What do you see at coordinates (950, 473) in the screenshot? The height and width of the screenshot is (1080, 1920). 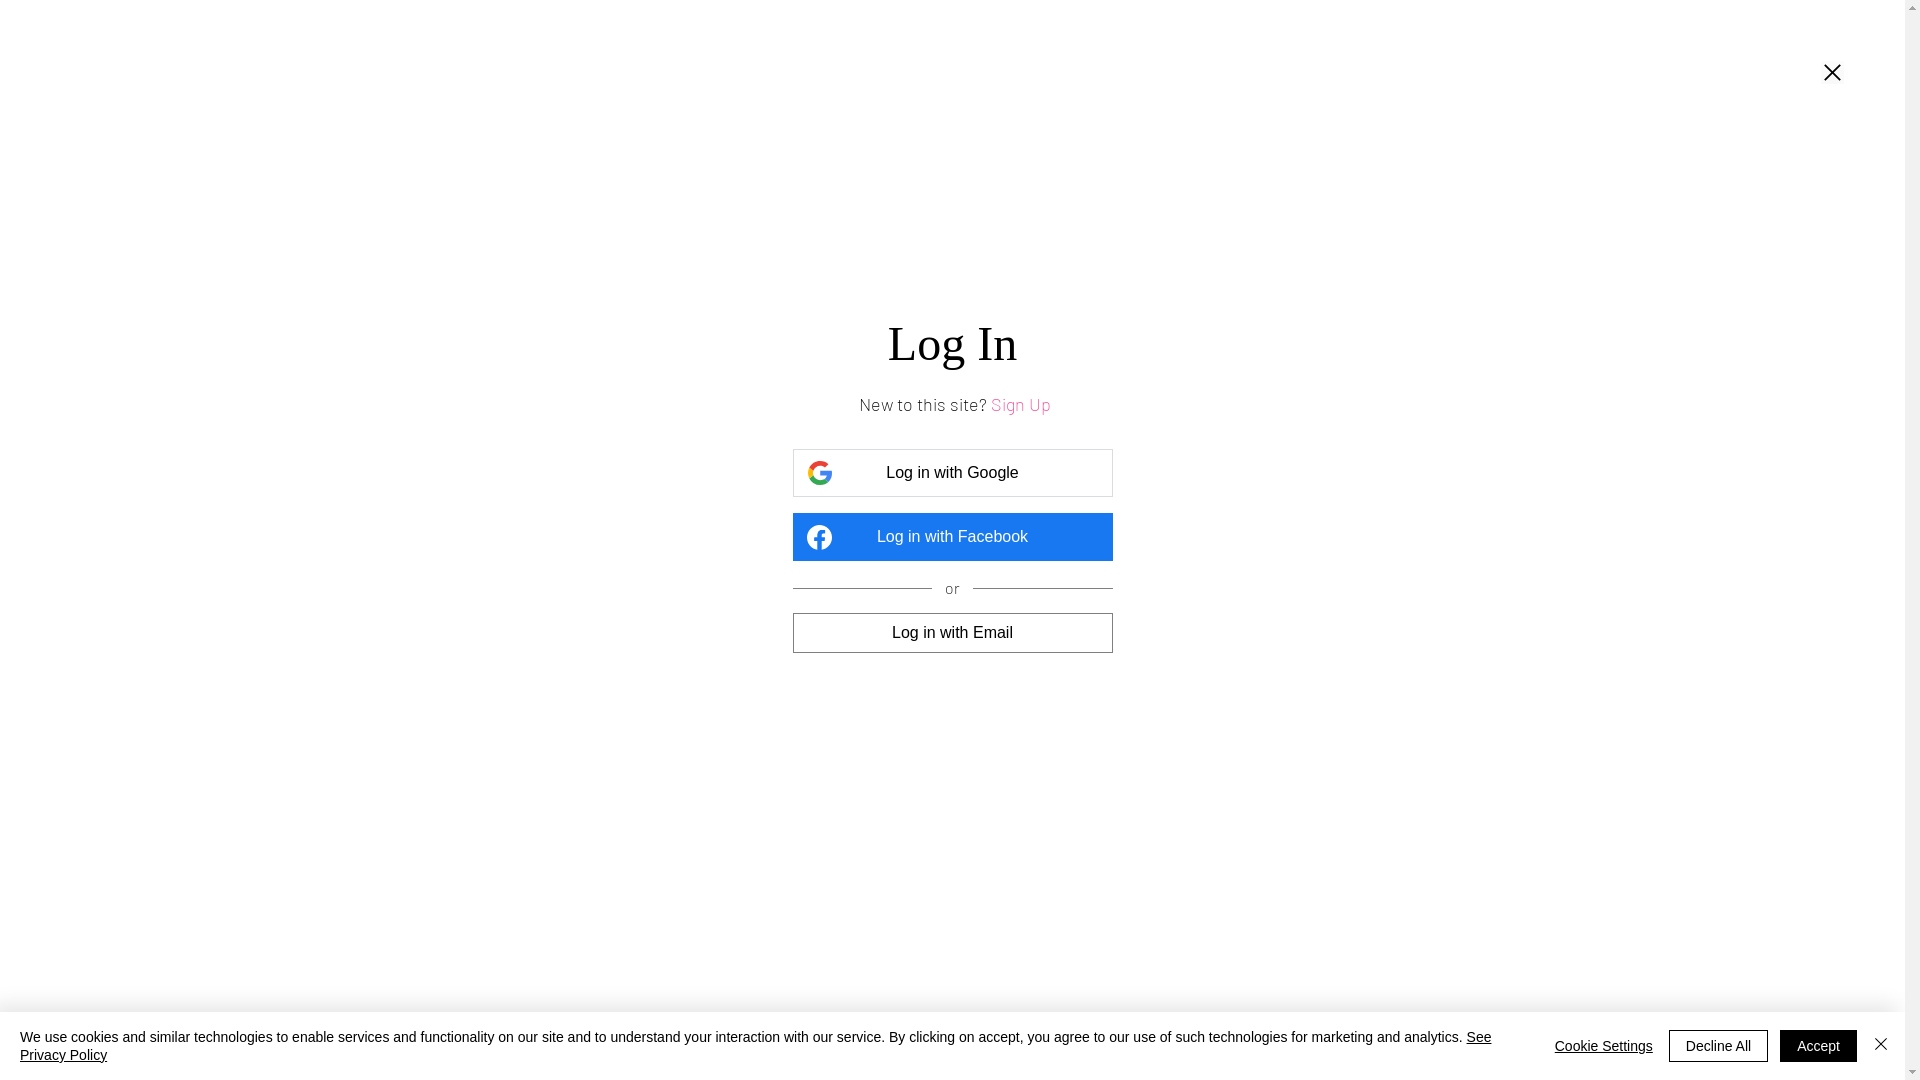 I see `'Log in with Google'` at bounding box center [950, 473].